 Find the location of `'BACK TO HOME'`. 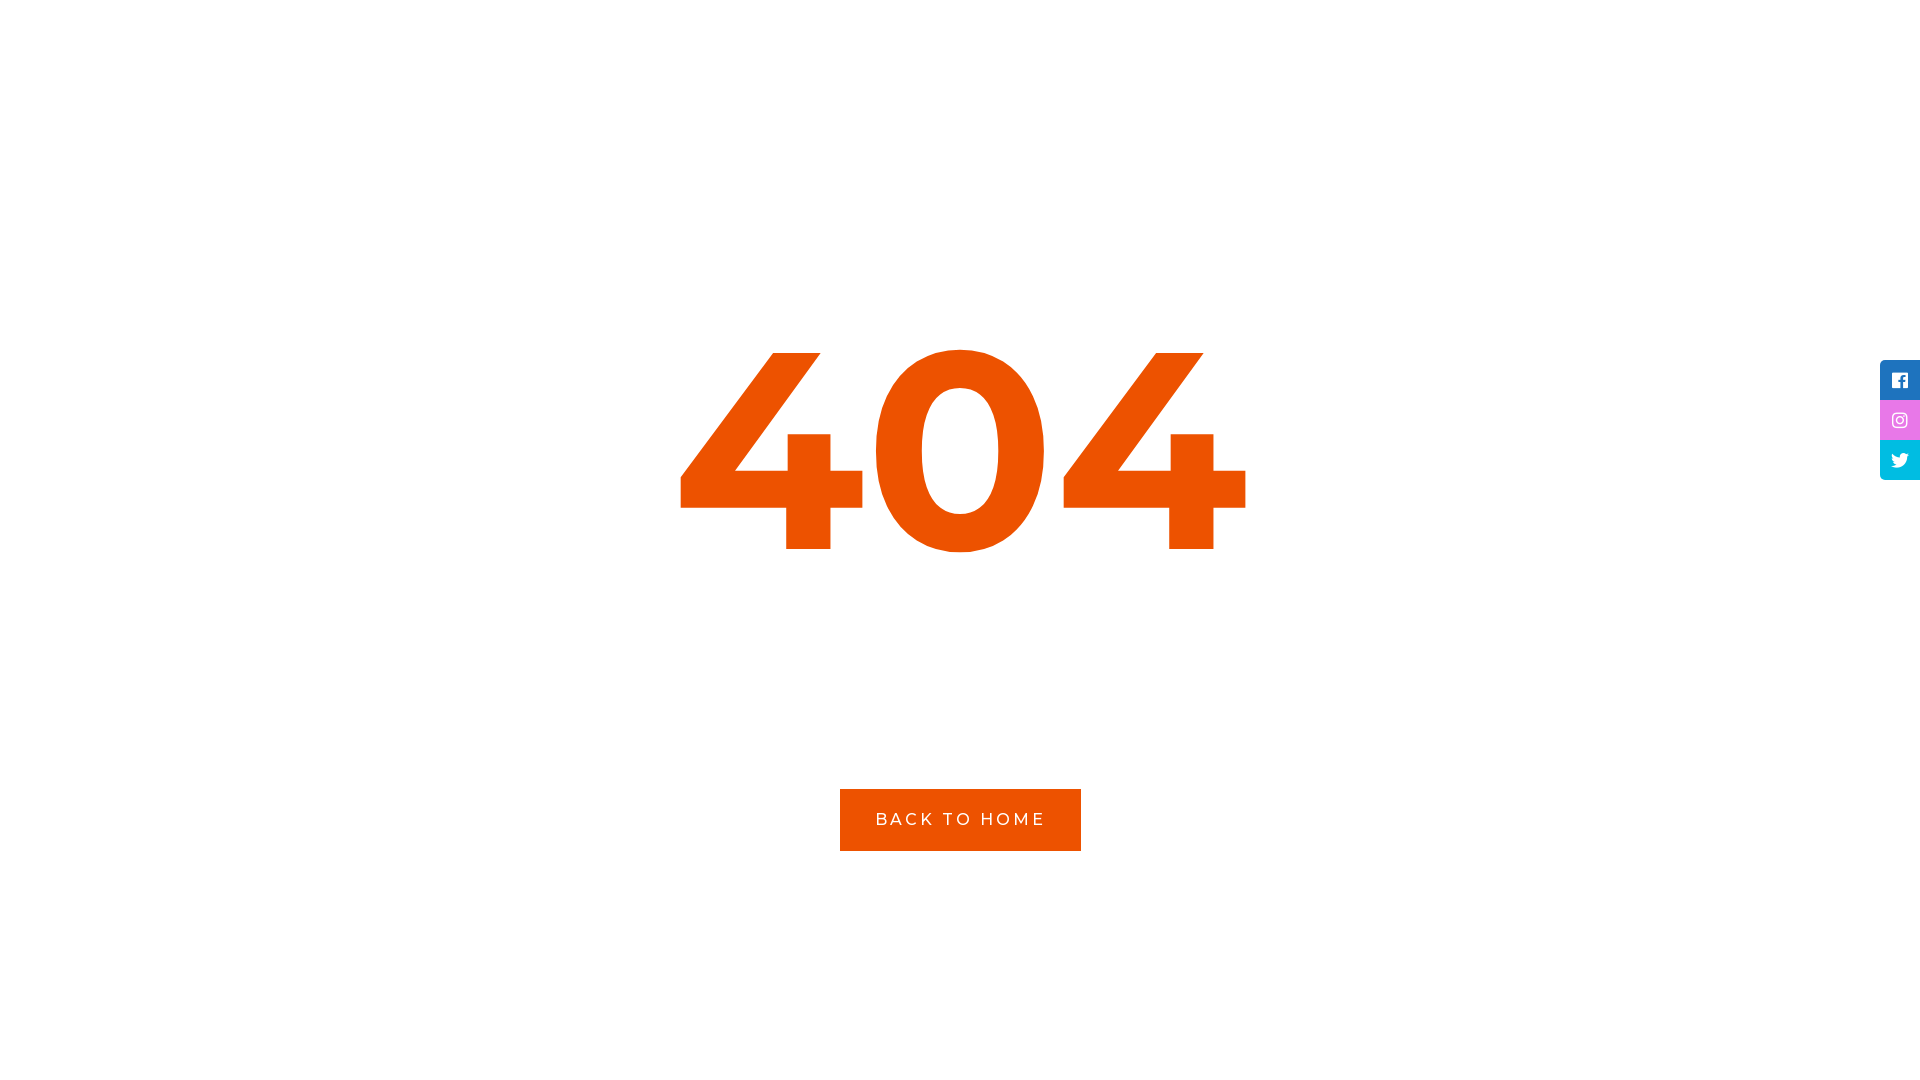

'BACK TO HOME' is located at coordinates (840, 818).